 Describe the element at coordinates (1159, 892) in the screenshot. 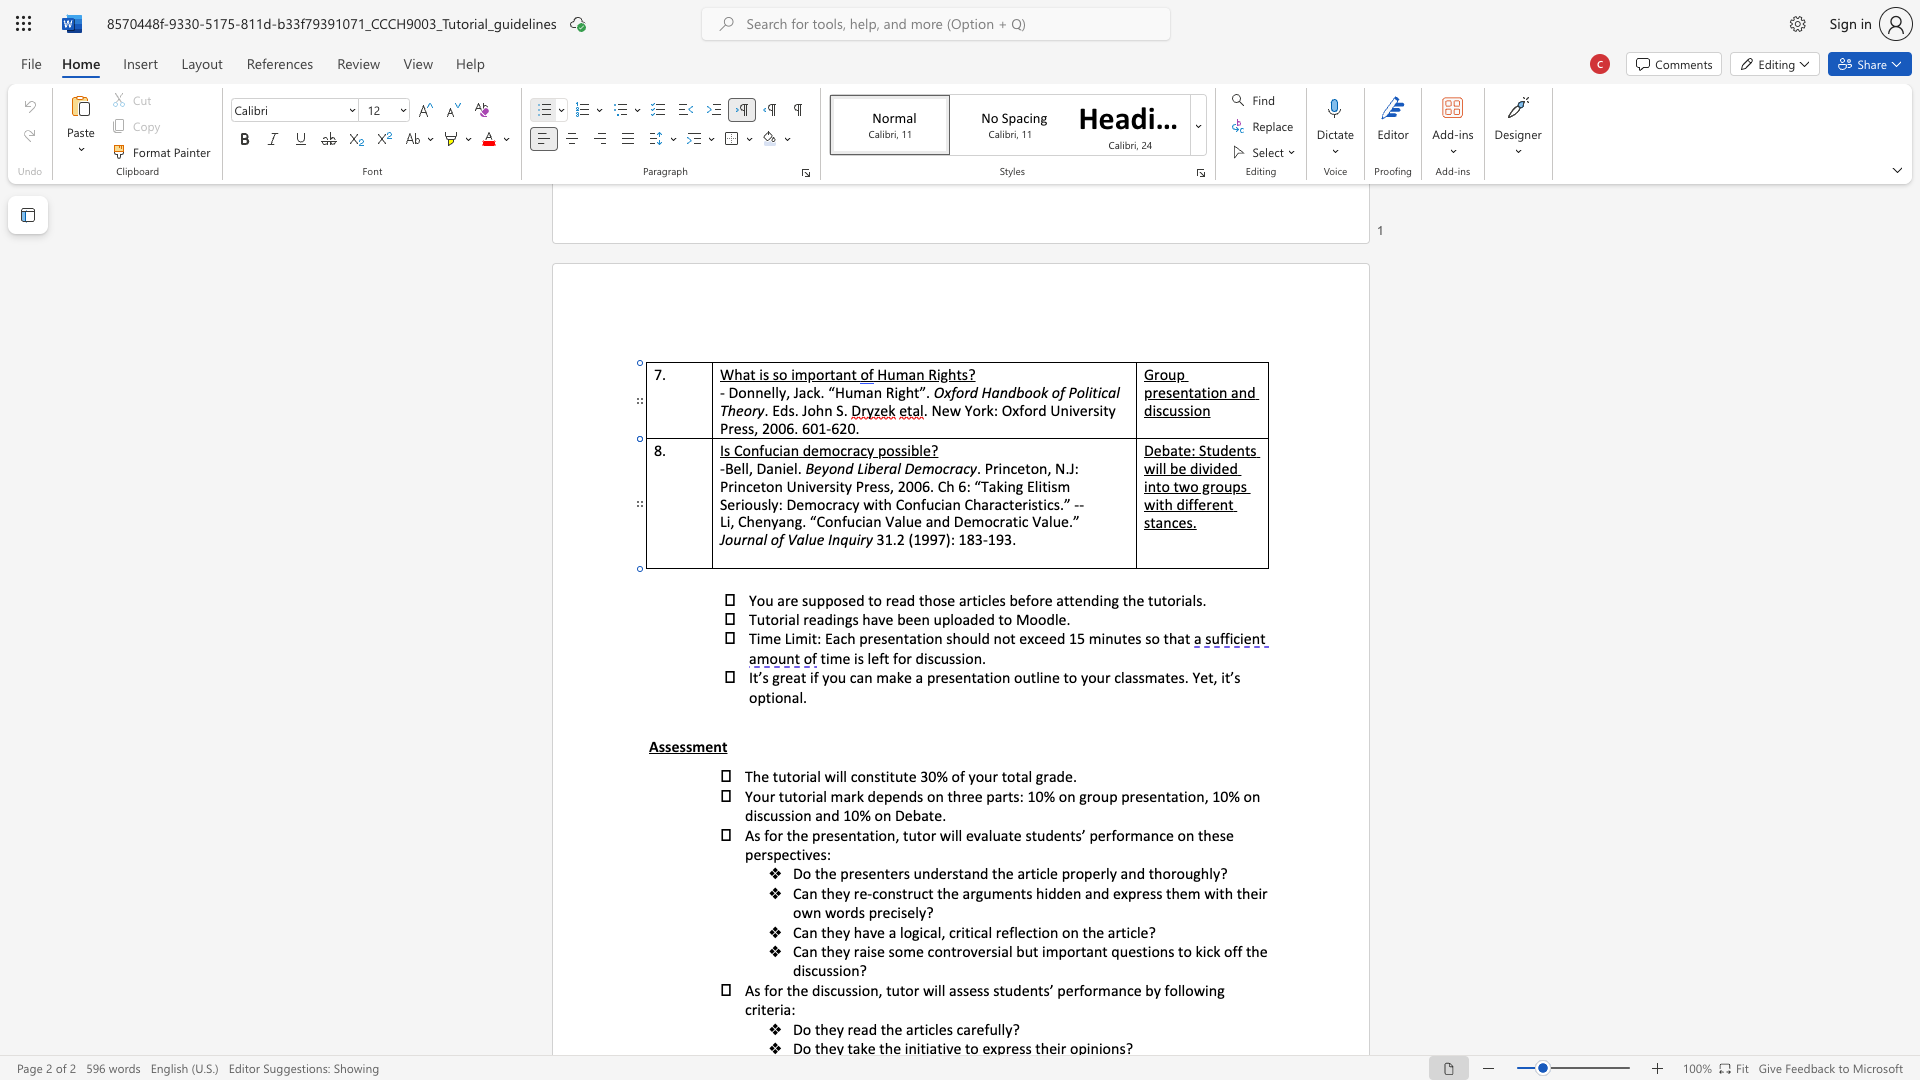

I see `the 4th character "s" in the text` at that location.